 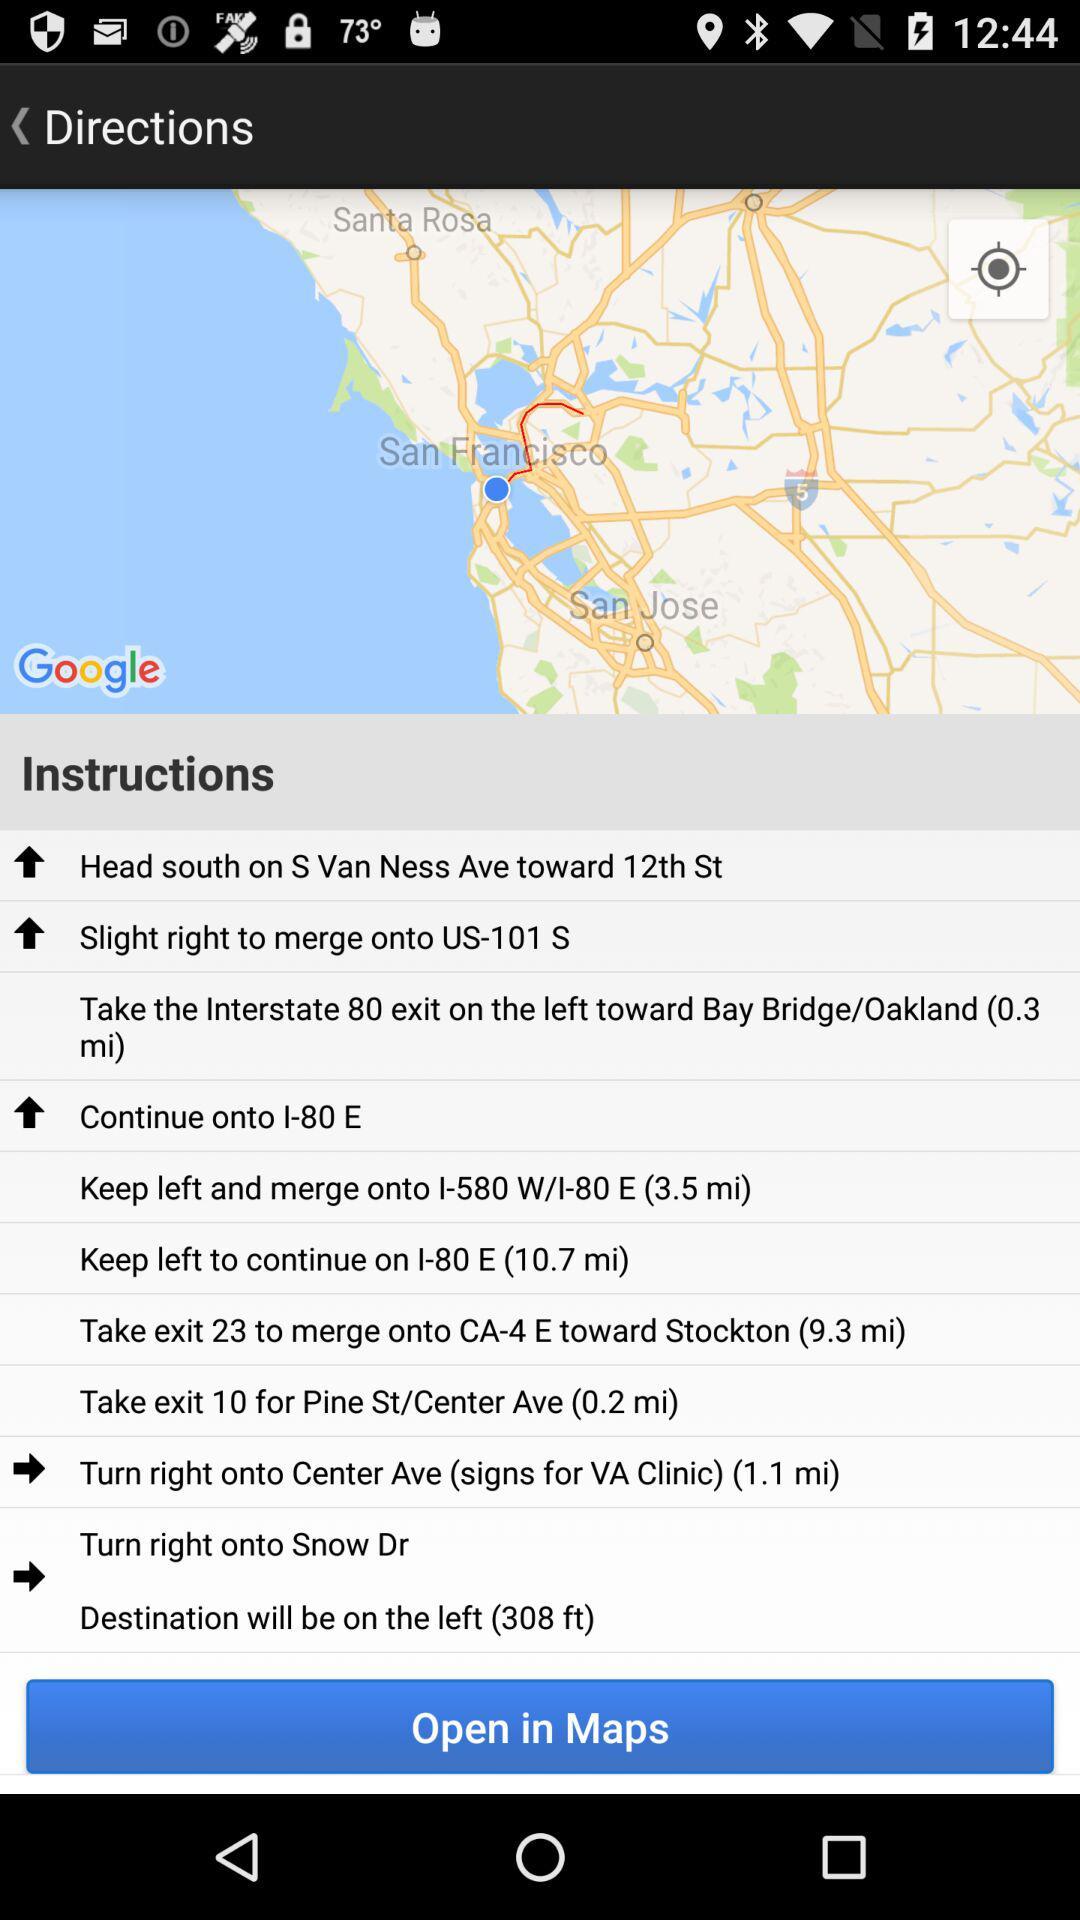 What do you see at coordinates (323, 935) in the screenshot?
I see `icon next to the up` at bounding box center [323, 935].